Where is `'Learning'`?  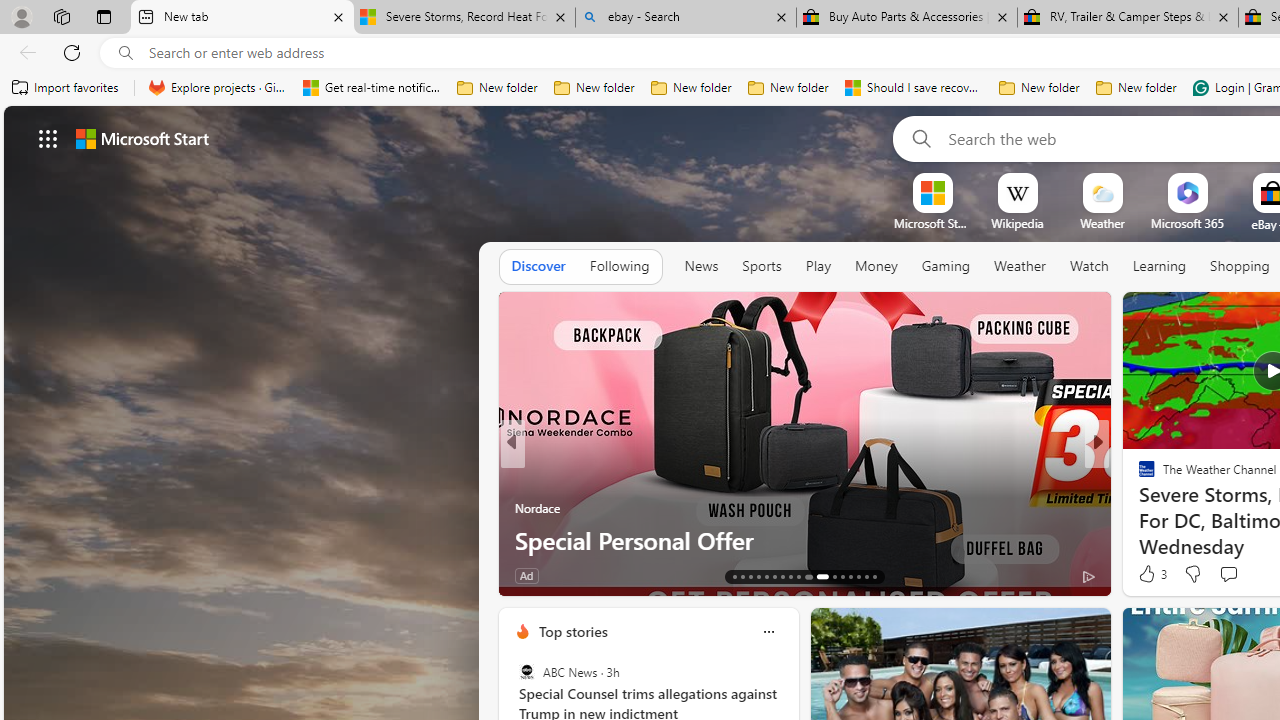
'Learning' is located at coordinates (1159, 266).